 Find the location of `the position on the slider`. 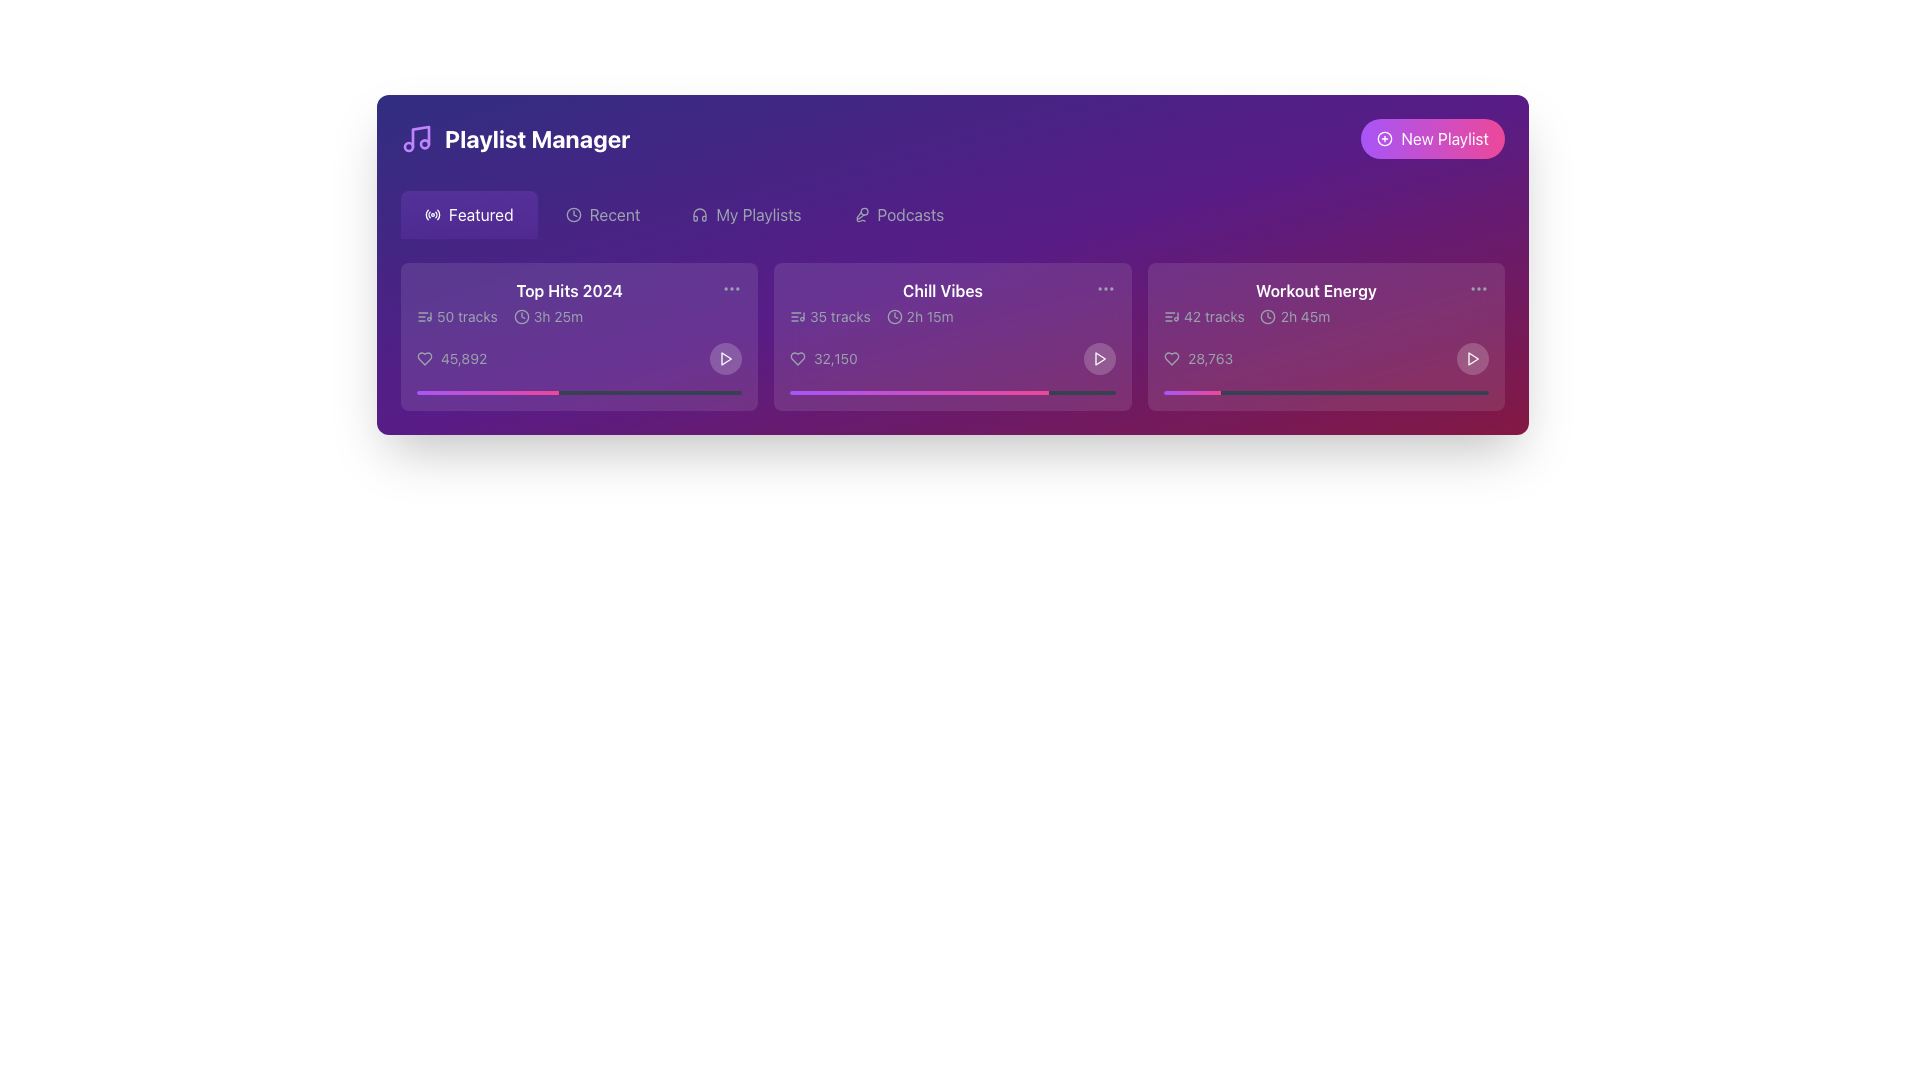

the position on the slider is located at coordinates (949, 393).